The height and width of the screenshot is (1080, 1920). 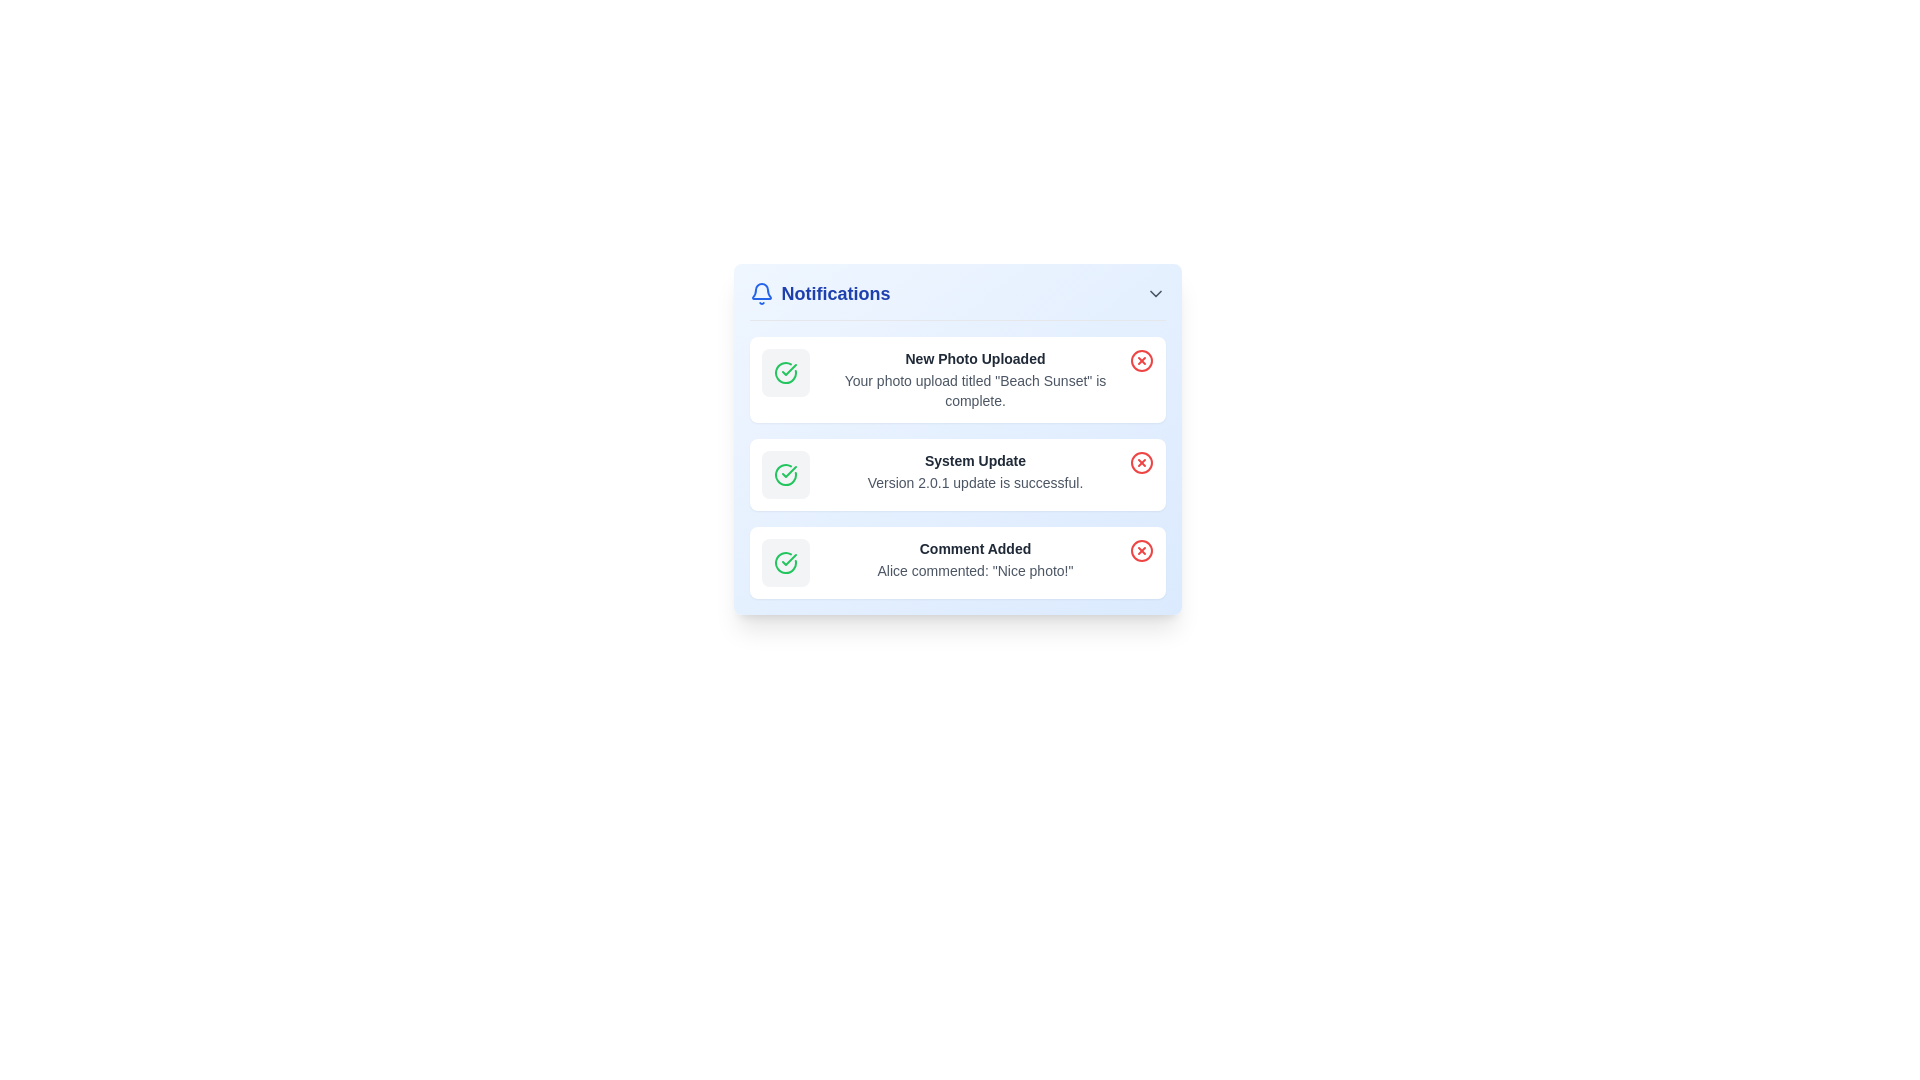 I want to click on the chevron-like icon button in the Notifications header, so click(x=1155, y=293).